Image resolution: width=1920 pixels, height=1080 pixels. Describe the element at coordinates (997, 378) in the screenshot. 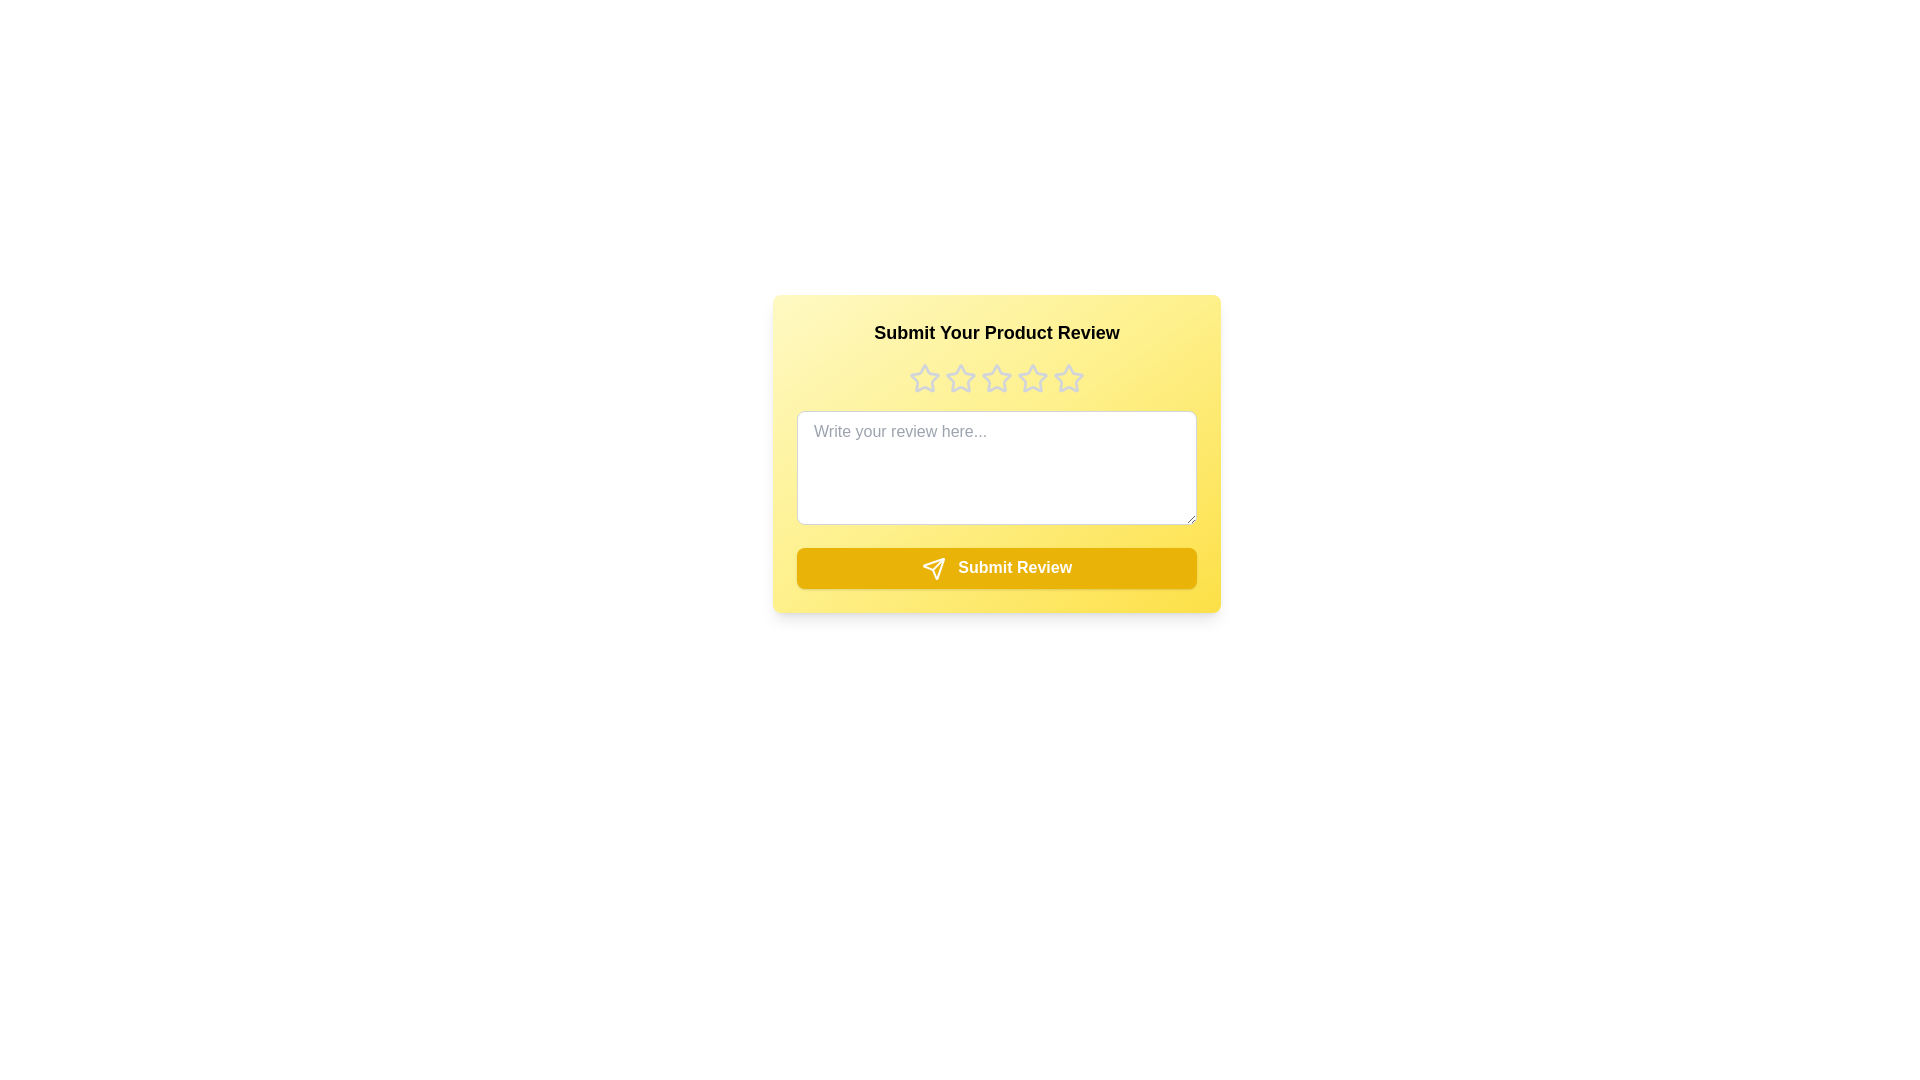

I see `on the fourth star icon in the rating component` at that location.